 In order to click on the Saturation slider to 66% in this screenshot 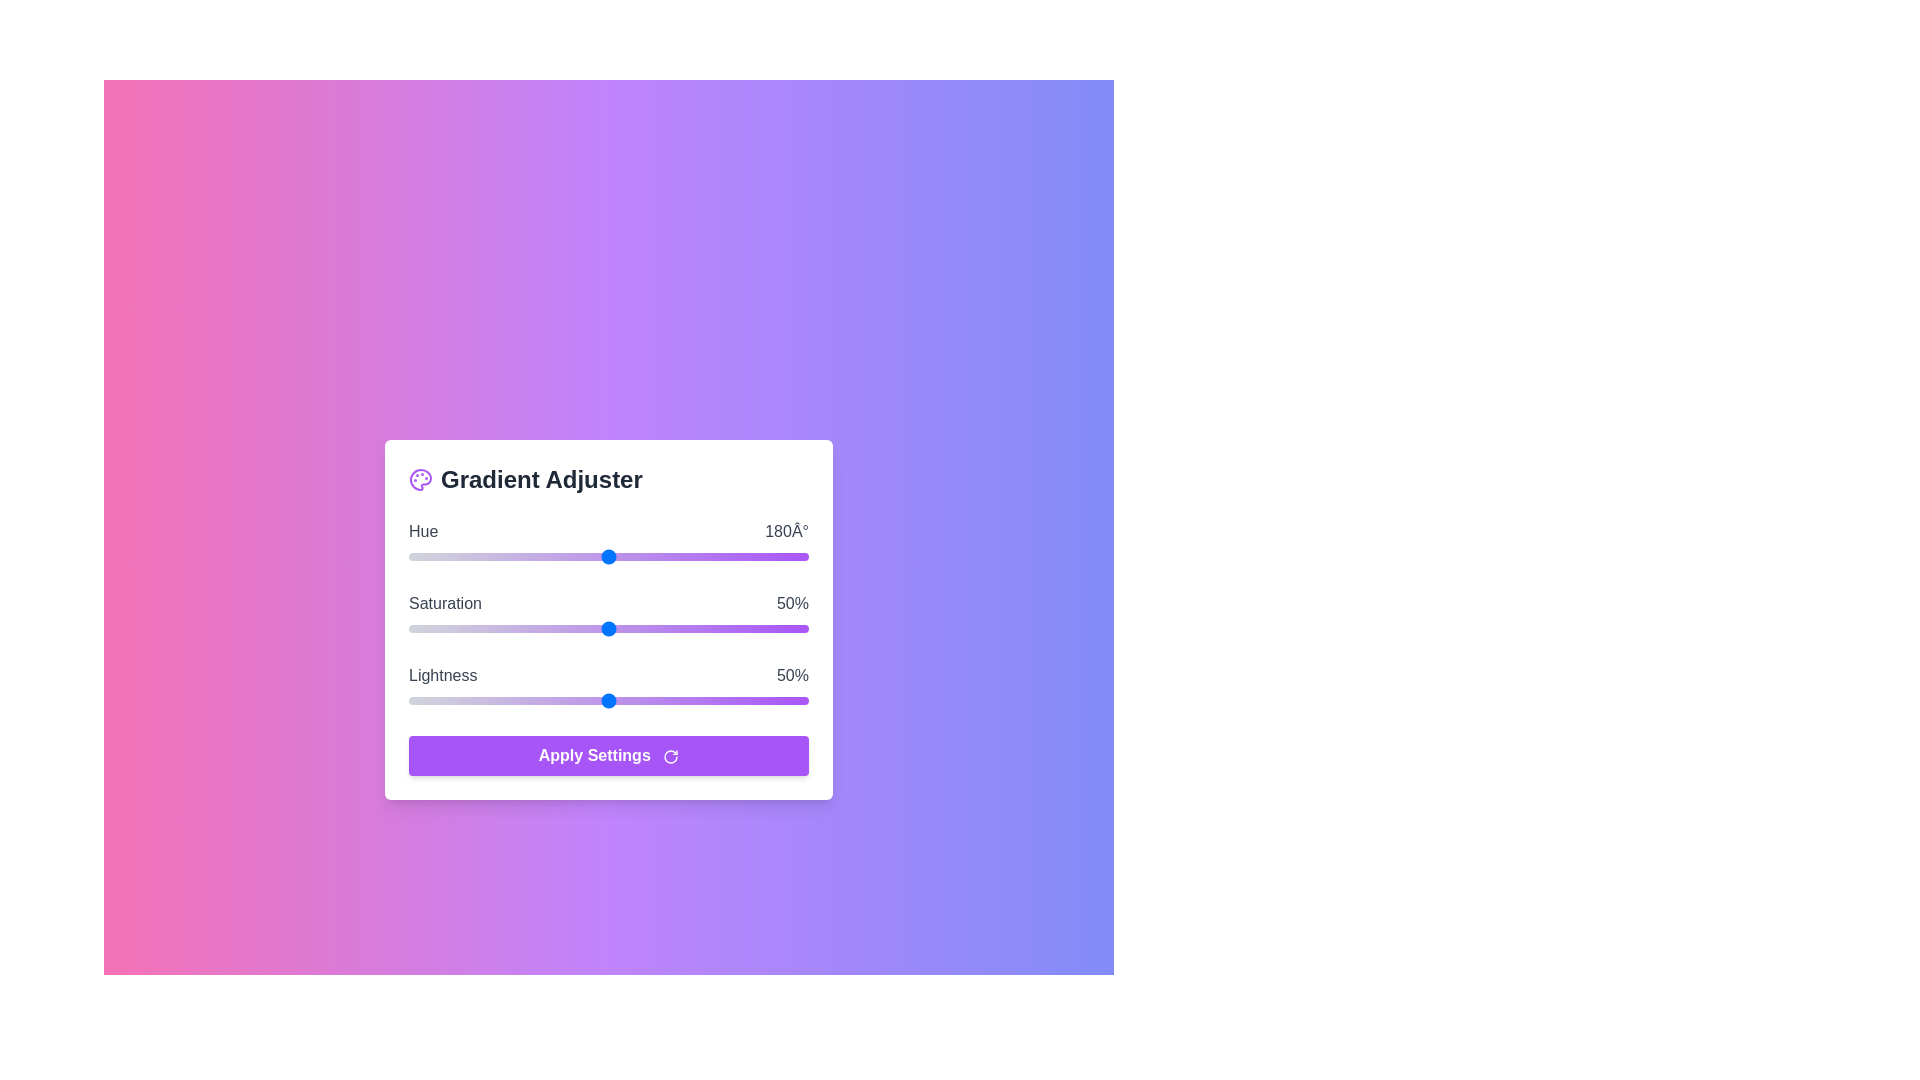, I will do `click(672, 627)`.